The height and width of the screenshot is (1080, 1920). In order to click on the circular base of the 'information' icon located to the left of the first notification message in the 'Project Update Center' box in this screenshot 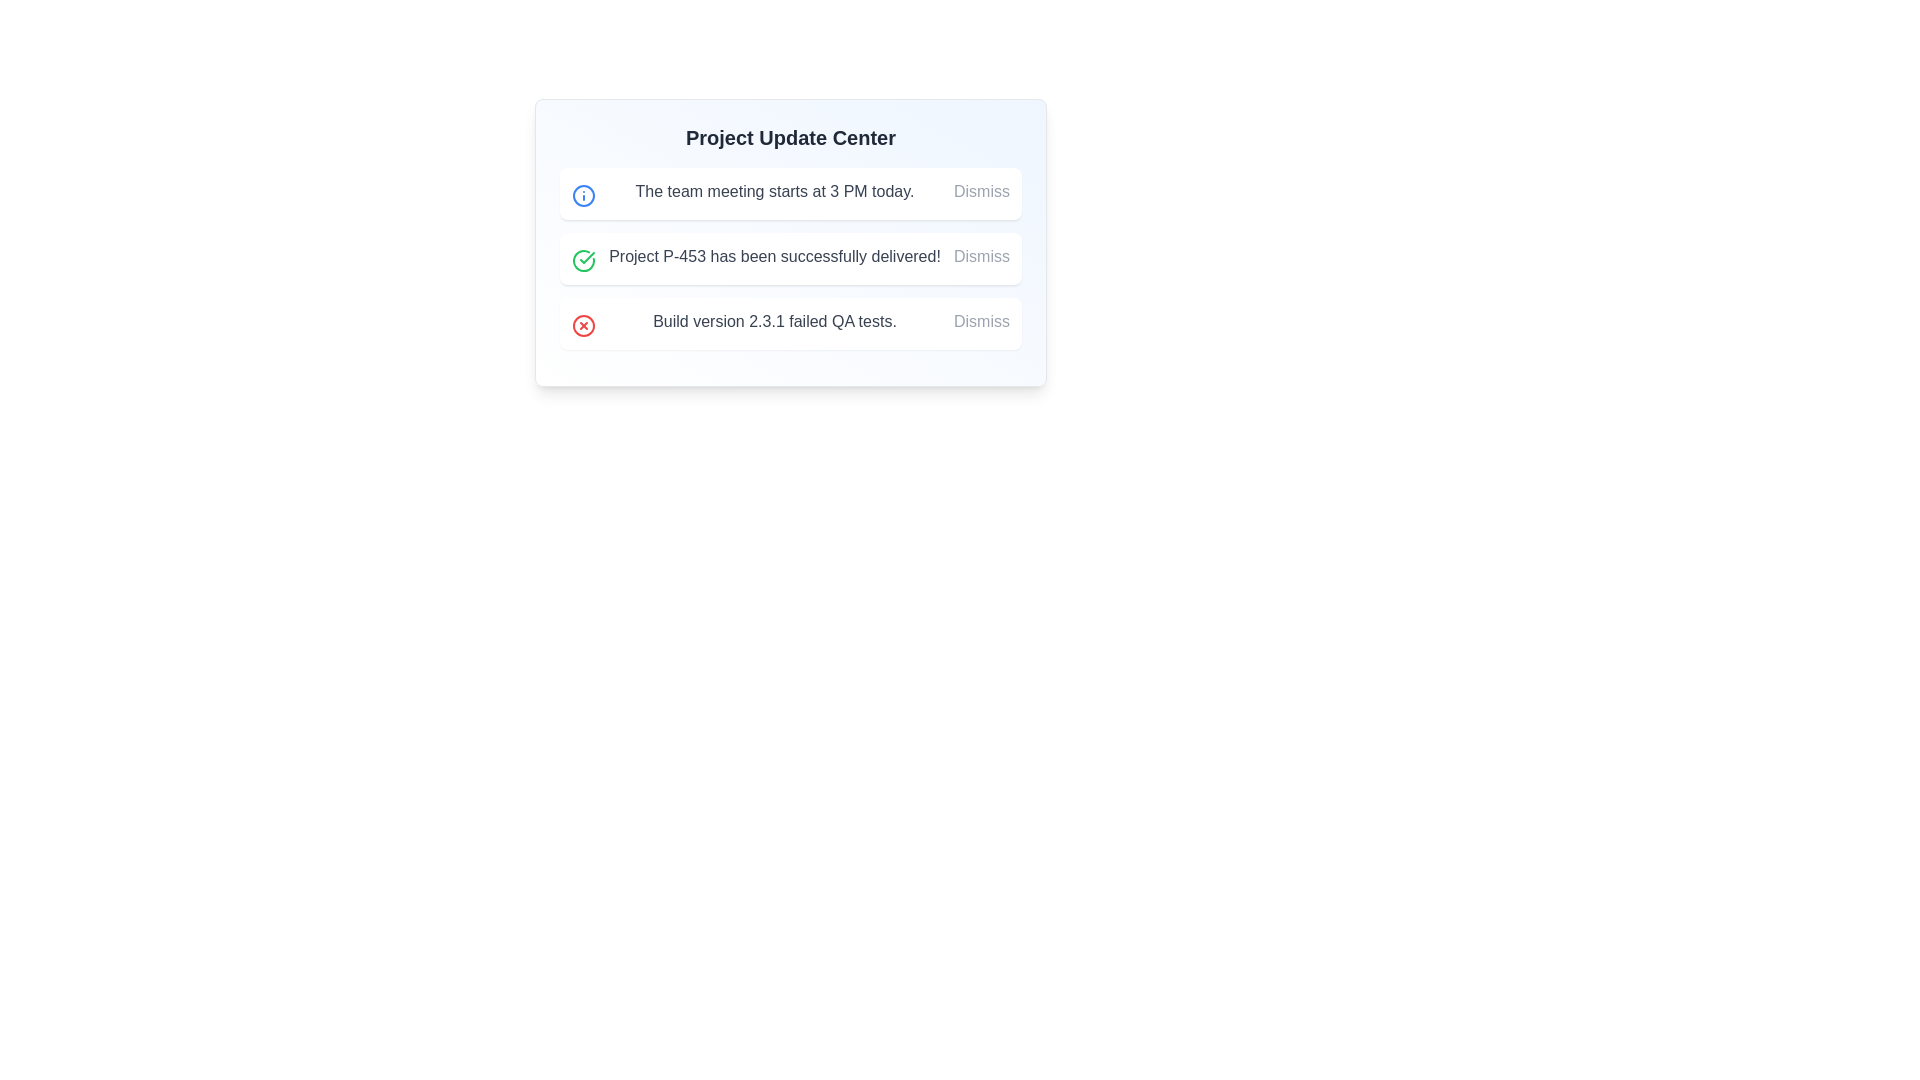, I will do `click(583, 196)`.